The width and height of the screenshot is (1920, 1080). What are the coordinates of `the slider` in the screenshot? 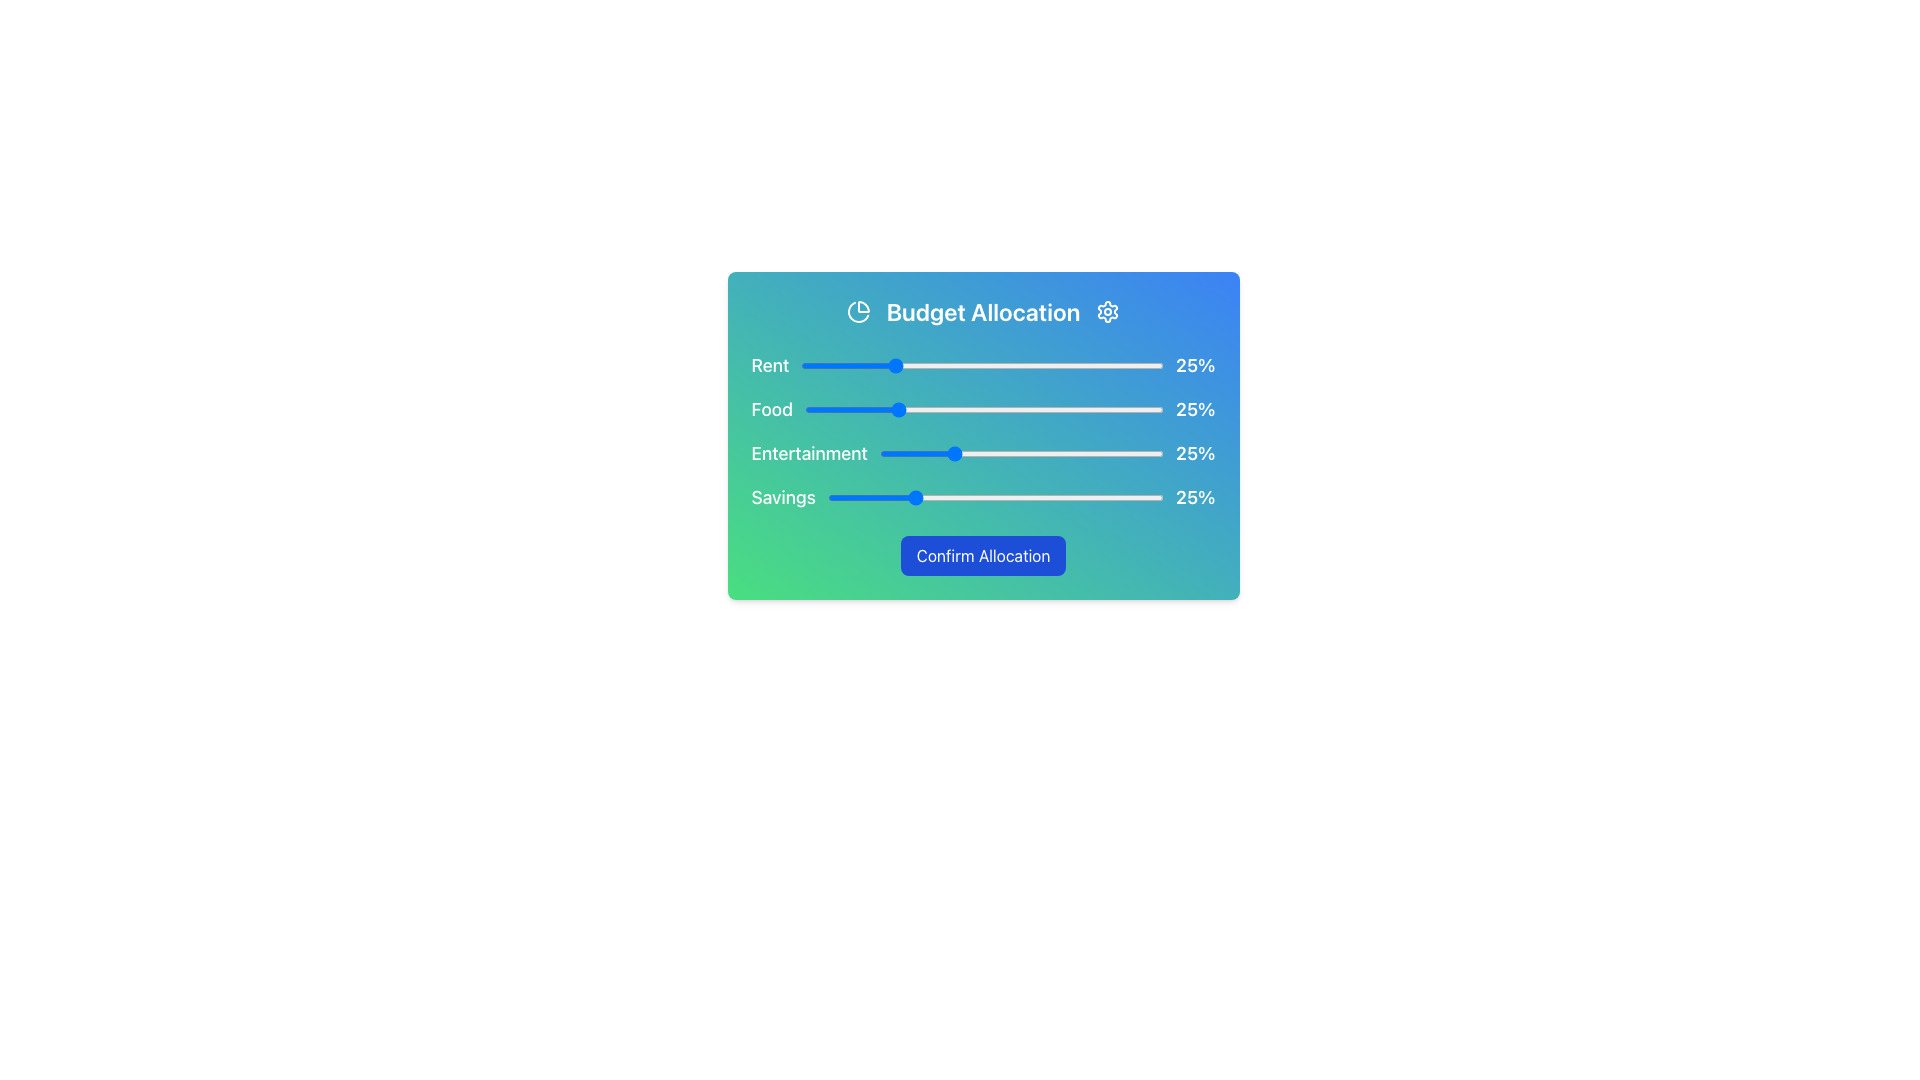 It's located at (962, 408).